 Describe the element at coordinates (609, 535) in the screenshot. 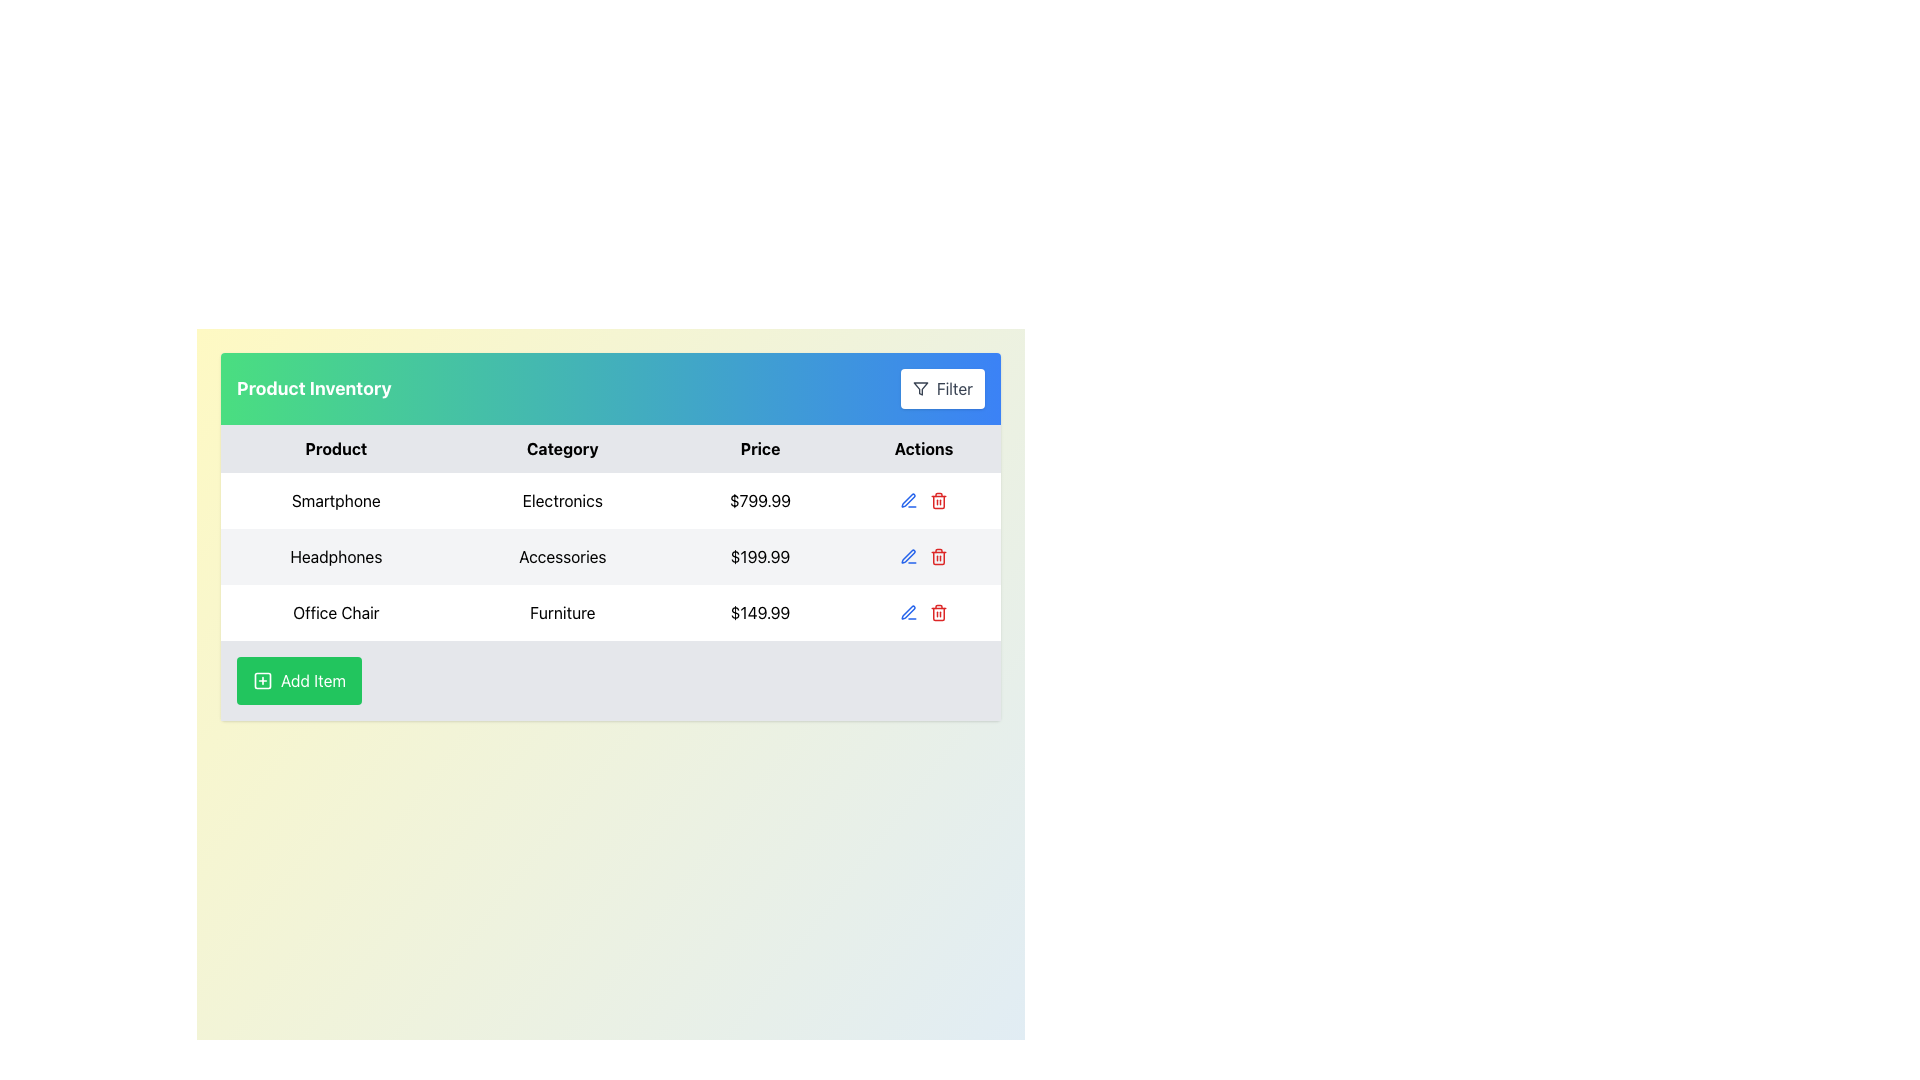

I see `the 'Accessories' table cell located in the 'Category' column of the 'Product Inventory' table` at that location.